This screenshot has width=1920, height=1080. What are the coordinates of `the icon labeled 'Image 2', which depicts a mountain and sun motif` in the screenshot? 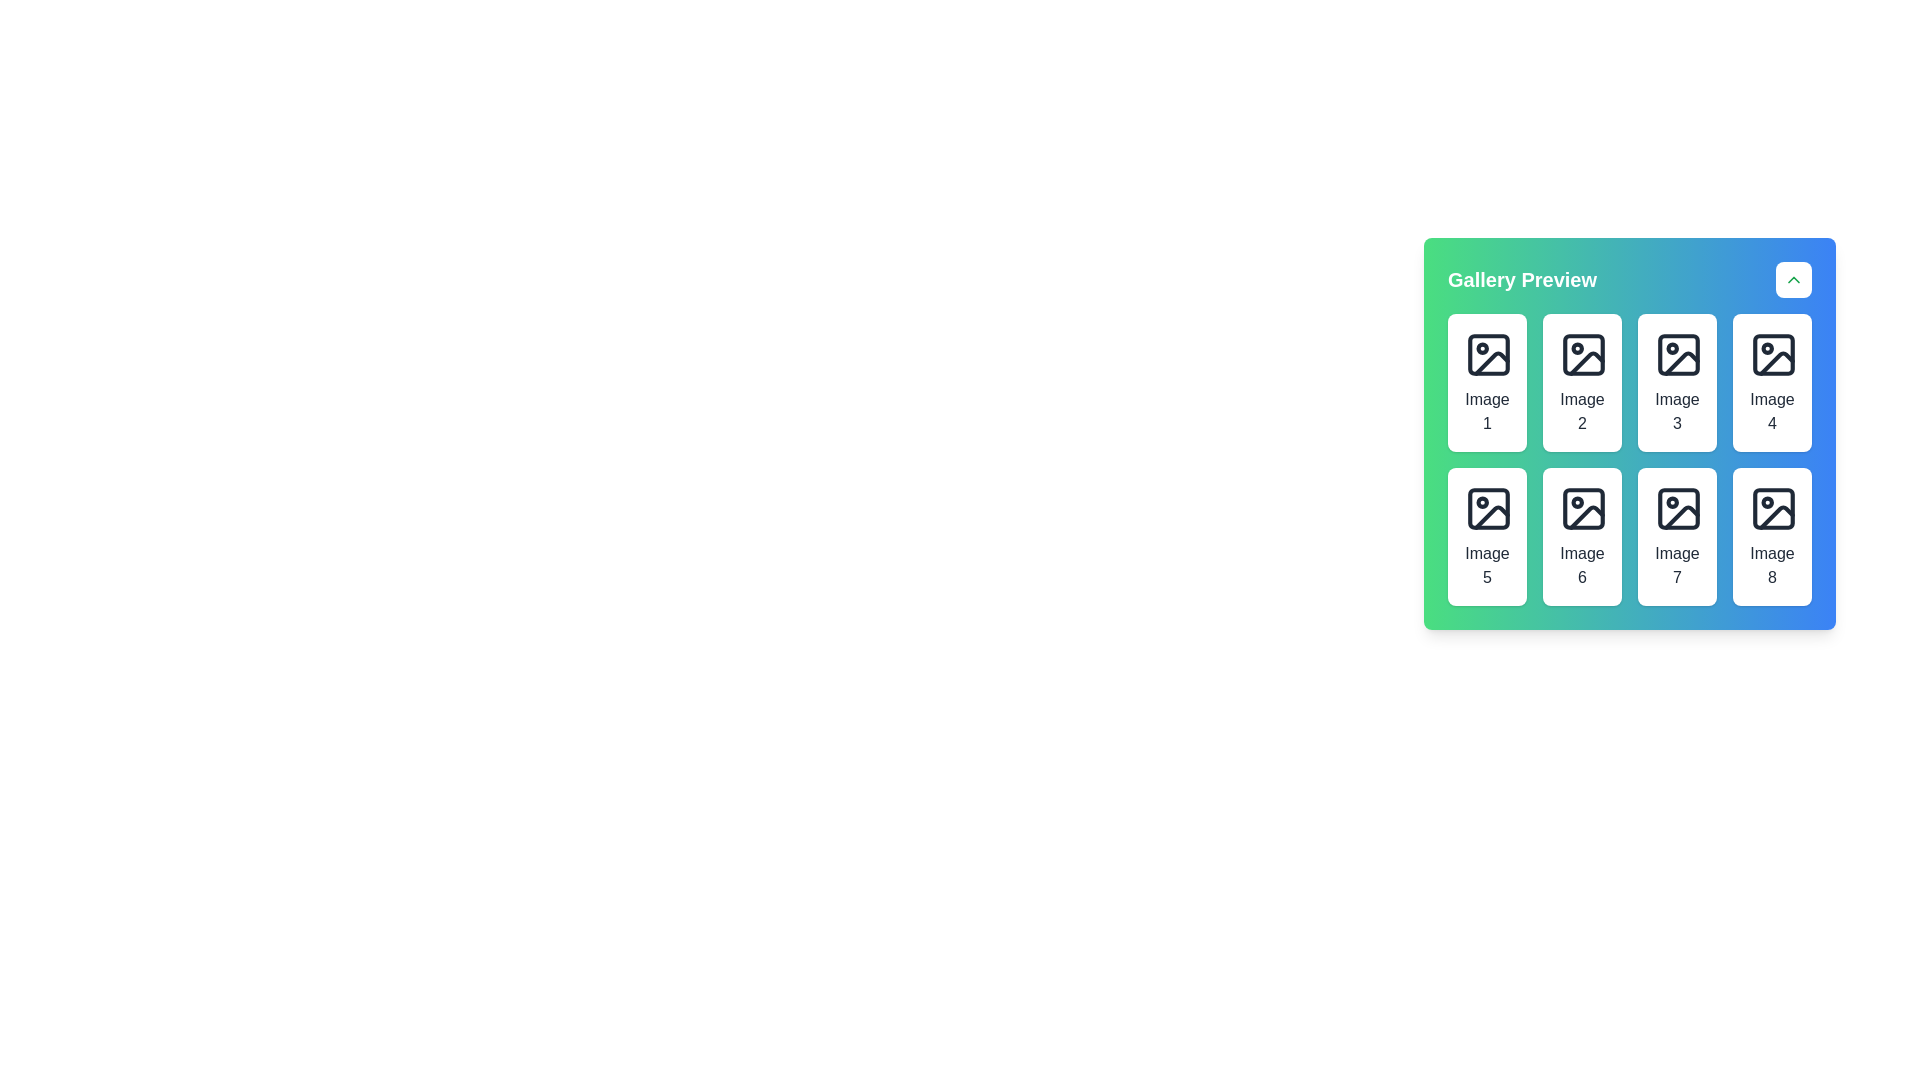 It's located at (1583, 353).